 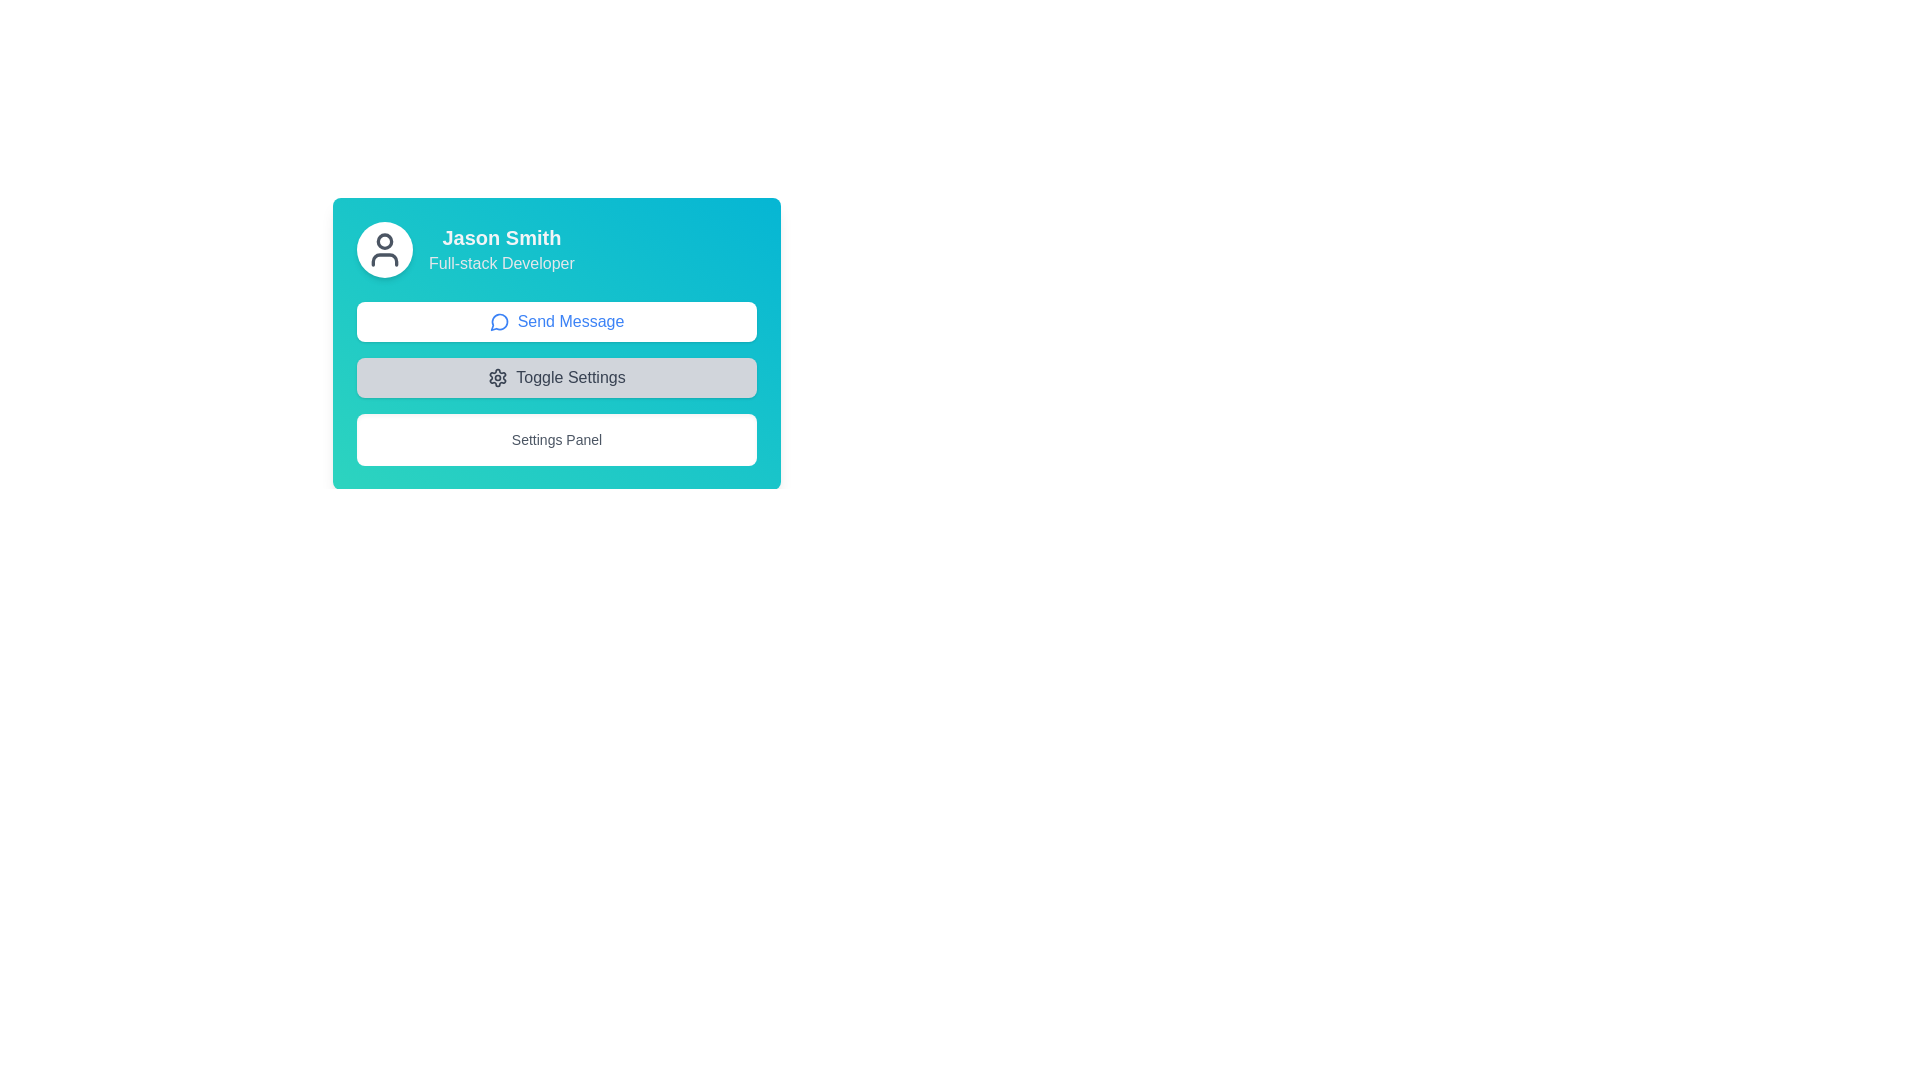 What do you see at coordinates (556, 320) in the screenshot?
I see `the first interactive button below the profile section 'Jason Smith Full-stack Developer'` at bounding box center [556, 320].